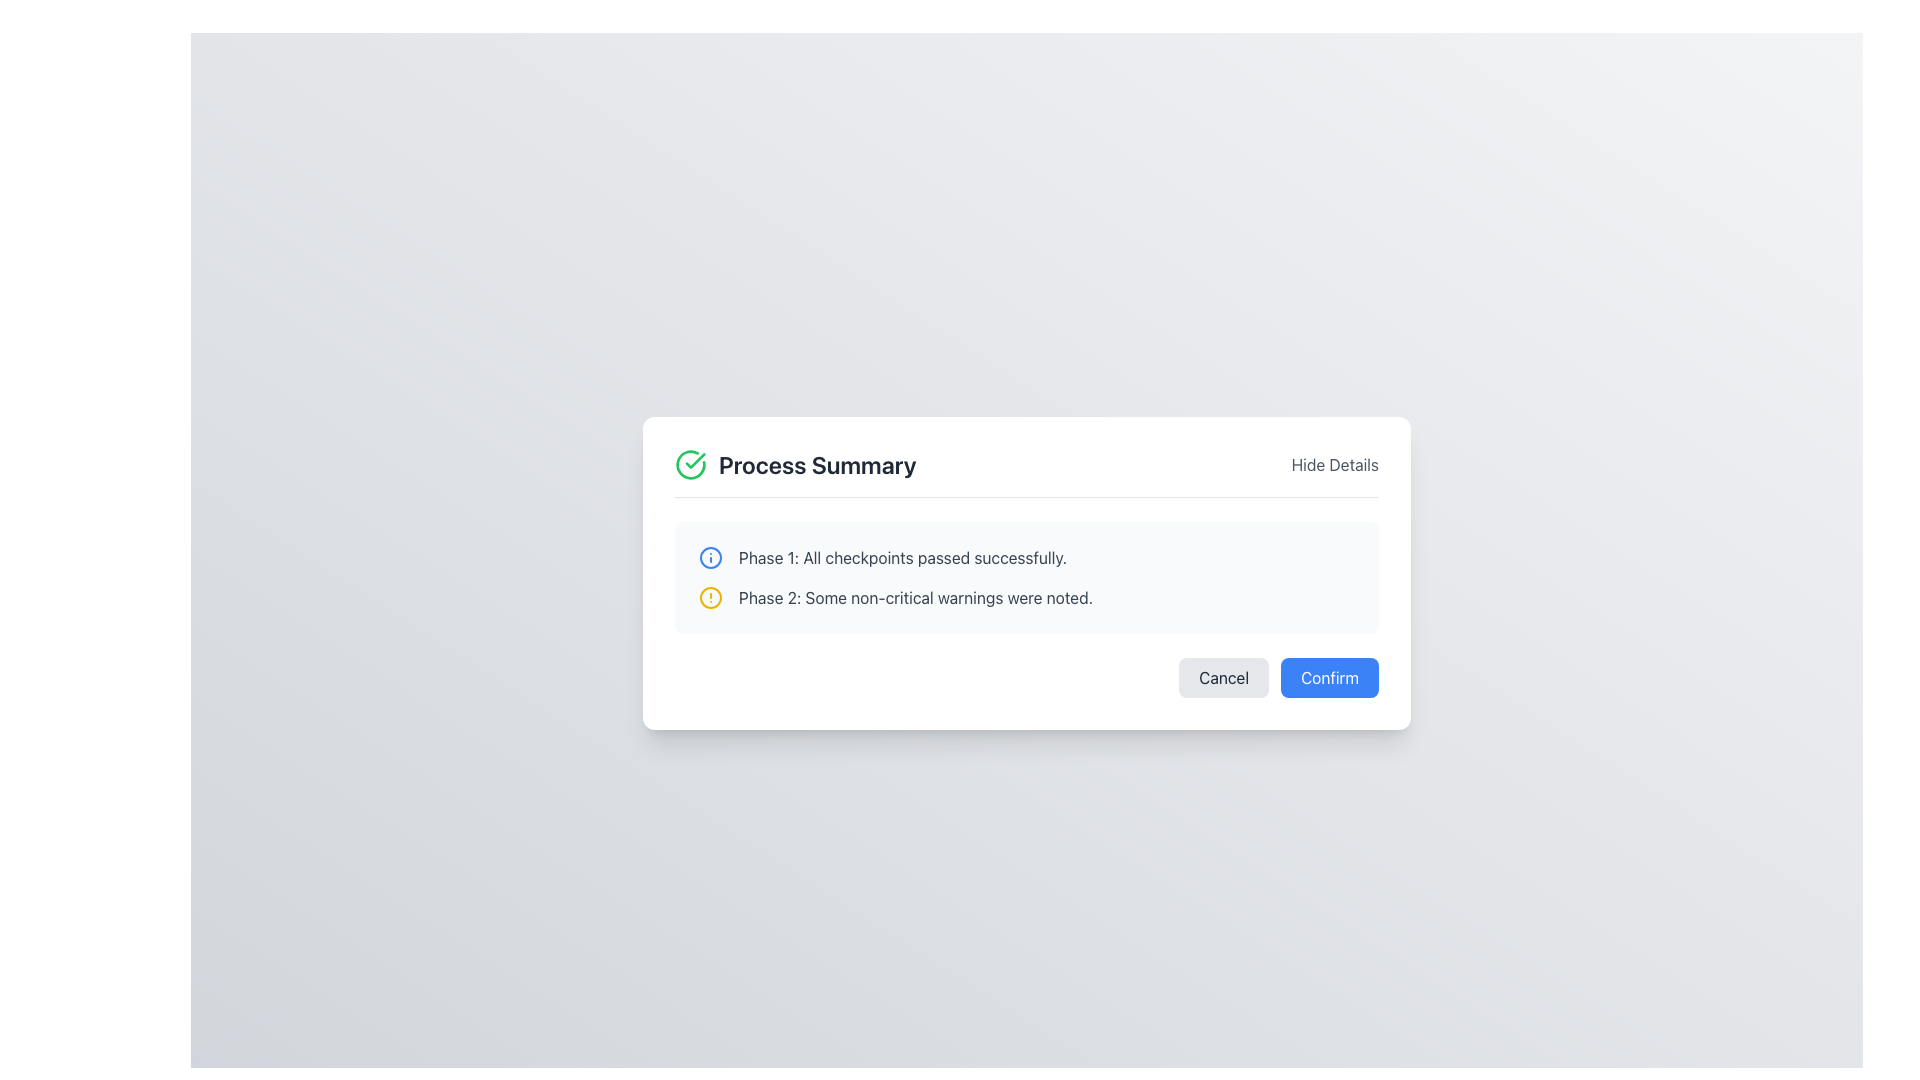  I want to click on the 'Cancel' button, which is a rectangular button with a light gray background and rounded corners, located in the lower-right section of a modal dialogue box, so click(1223, 676).